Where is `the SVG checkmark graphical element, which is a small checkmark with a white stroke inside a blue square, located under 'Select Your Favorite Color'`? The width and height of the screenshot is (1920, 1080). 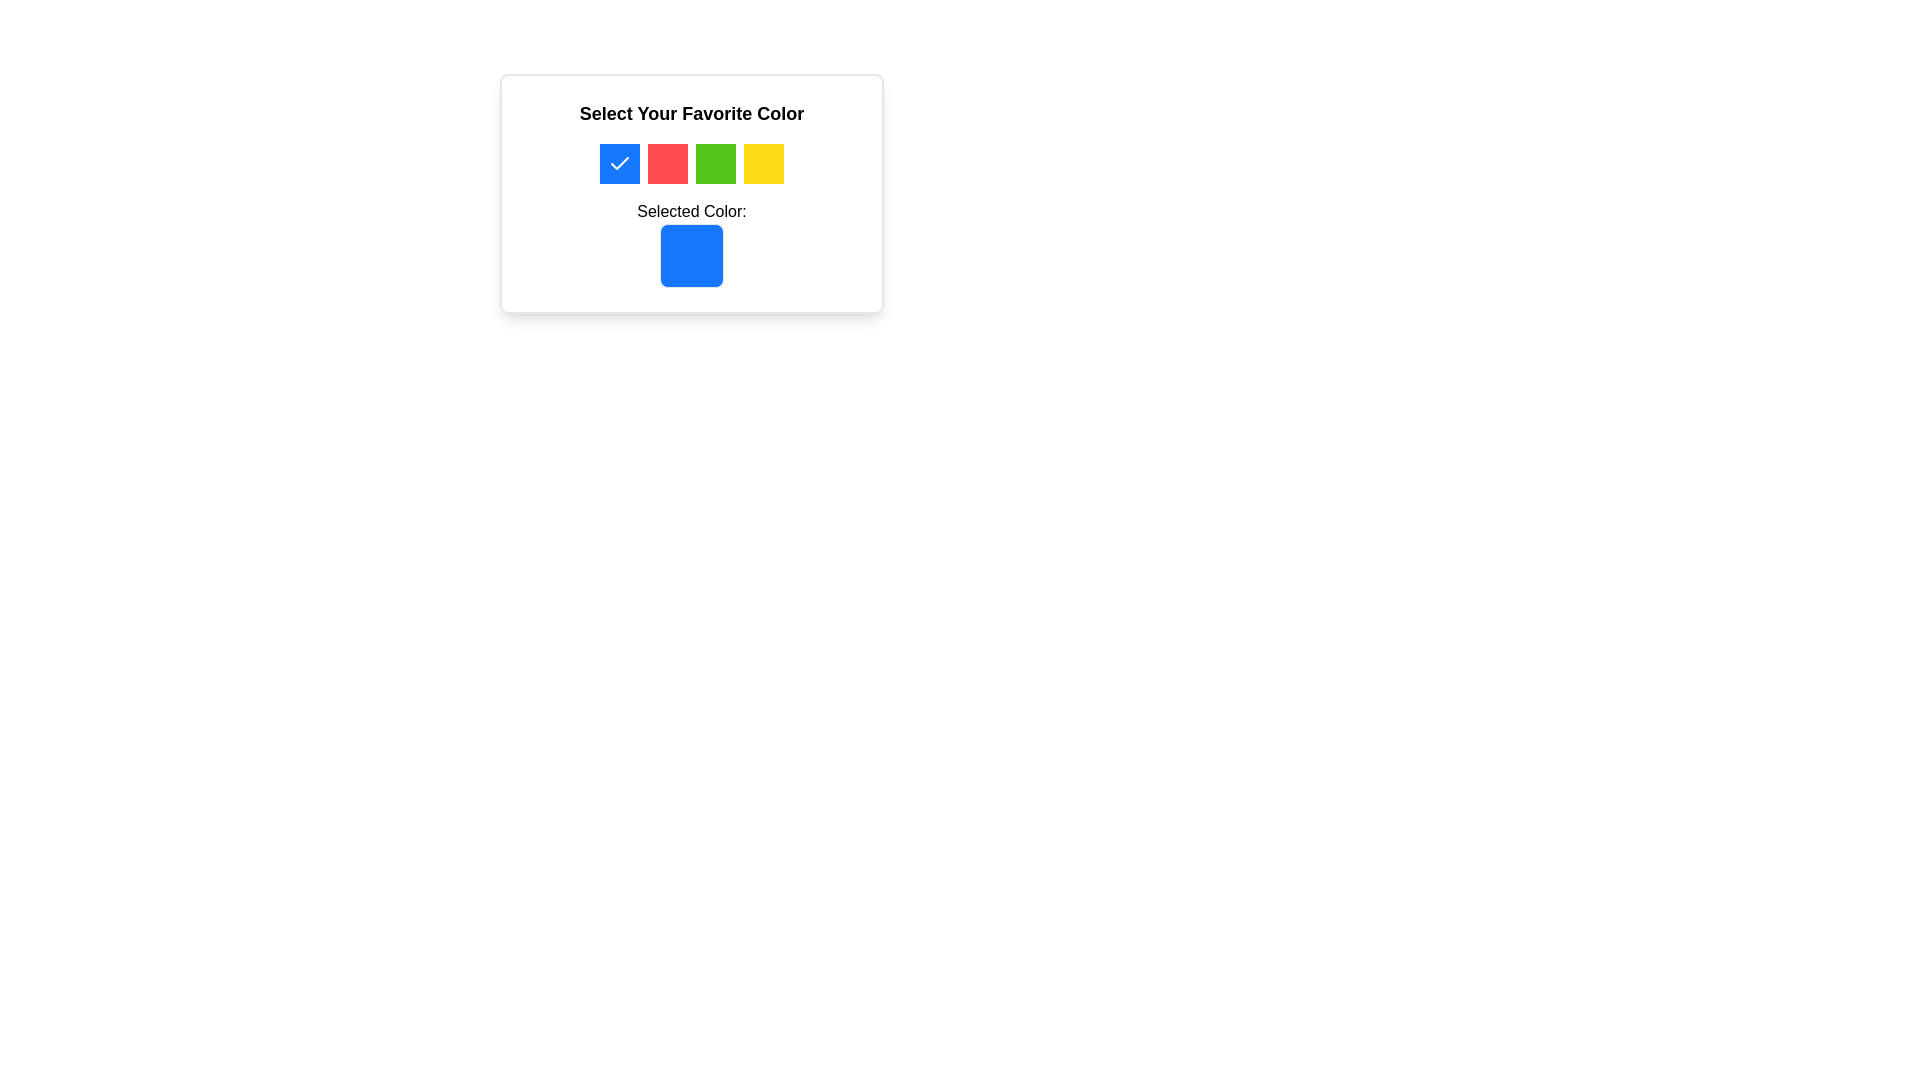 the SVG checkmark graphical element, which is a small checkmark with a white stroke inside a blue square, located under 'Select Your Favorite Color' is located at coordinates (618, 162).